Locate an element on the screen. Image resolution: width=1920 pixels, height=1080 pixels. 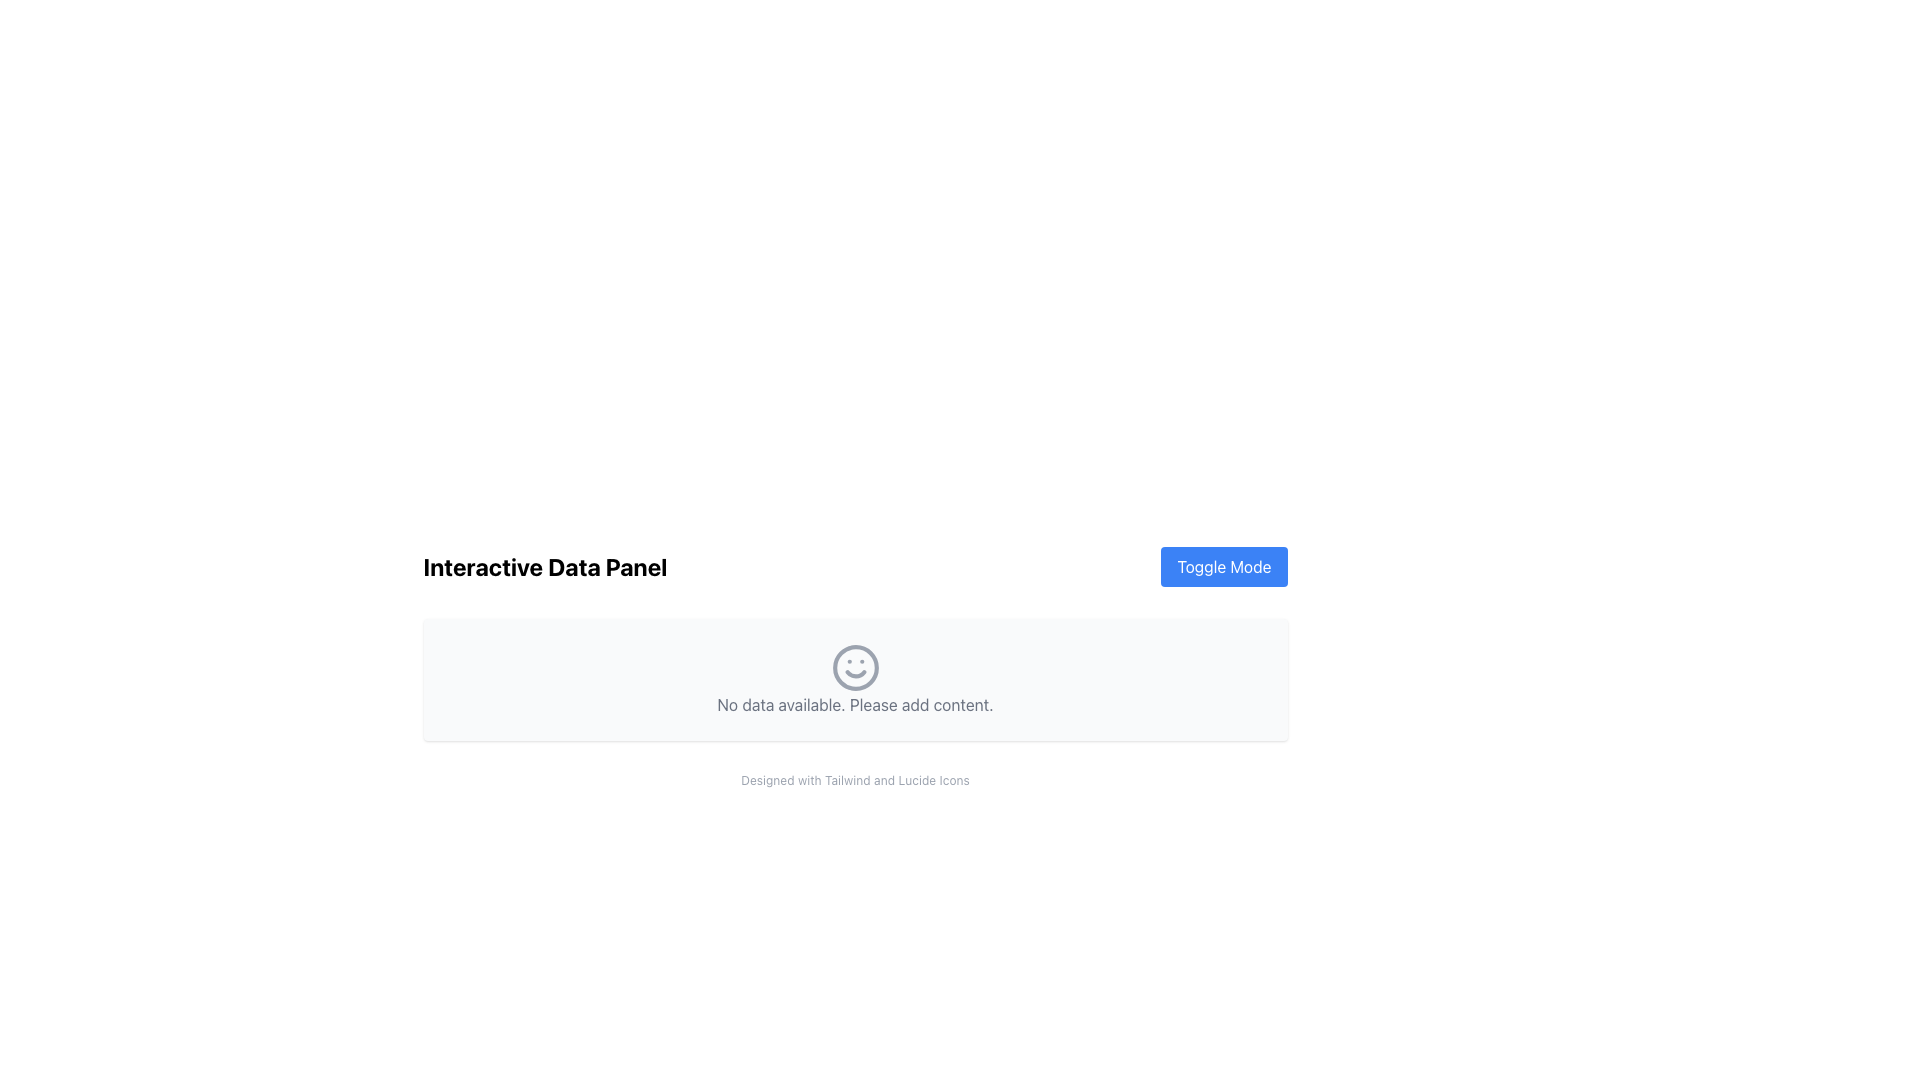
the smiling face icon, which is a grayish circular outline with two dots for eyes and a curved smile, located centrally above the text 'No data available. Please add content.' is located at coordinates (855, 667).